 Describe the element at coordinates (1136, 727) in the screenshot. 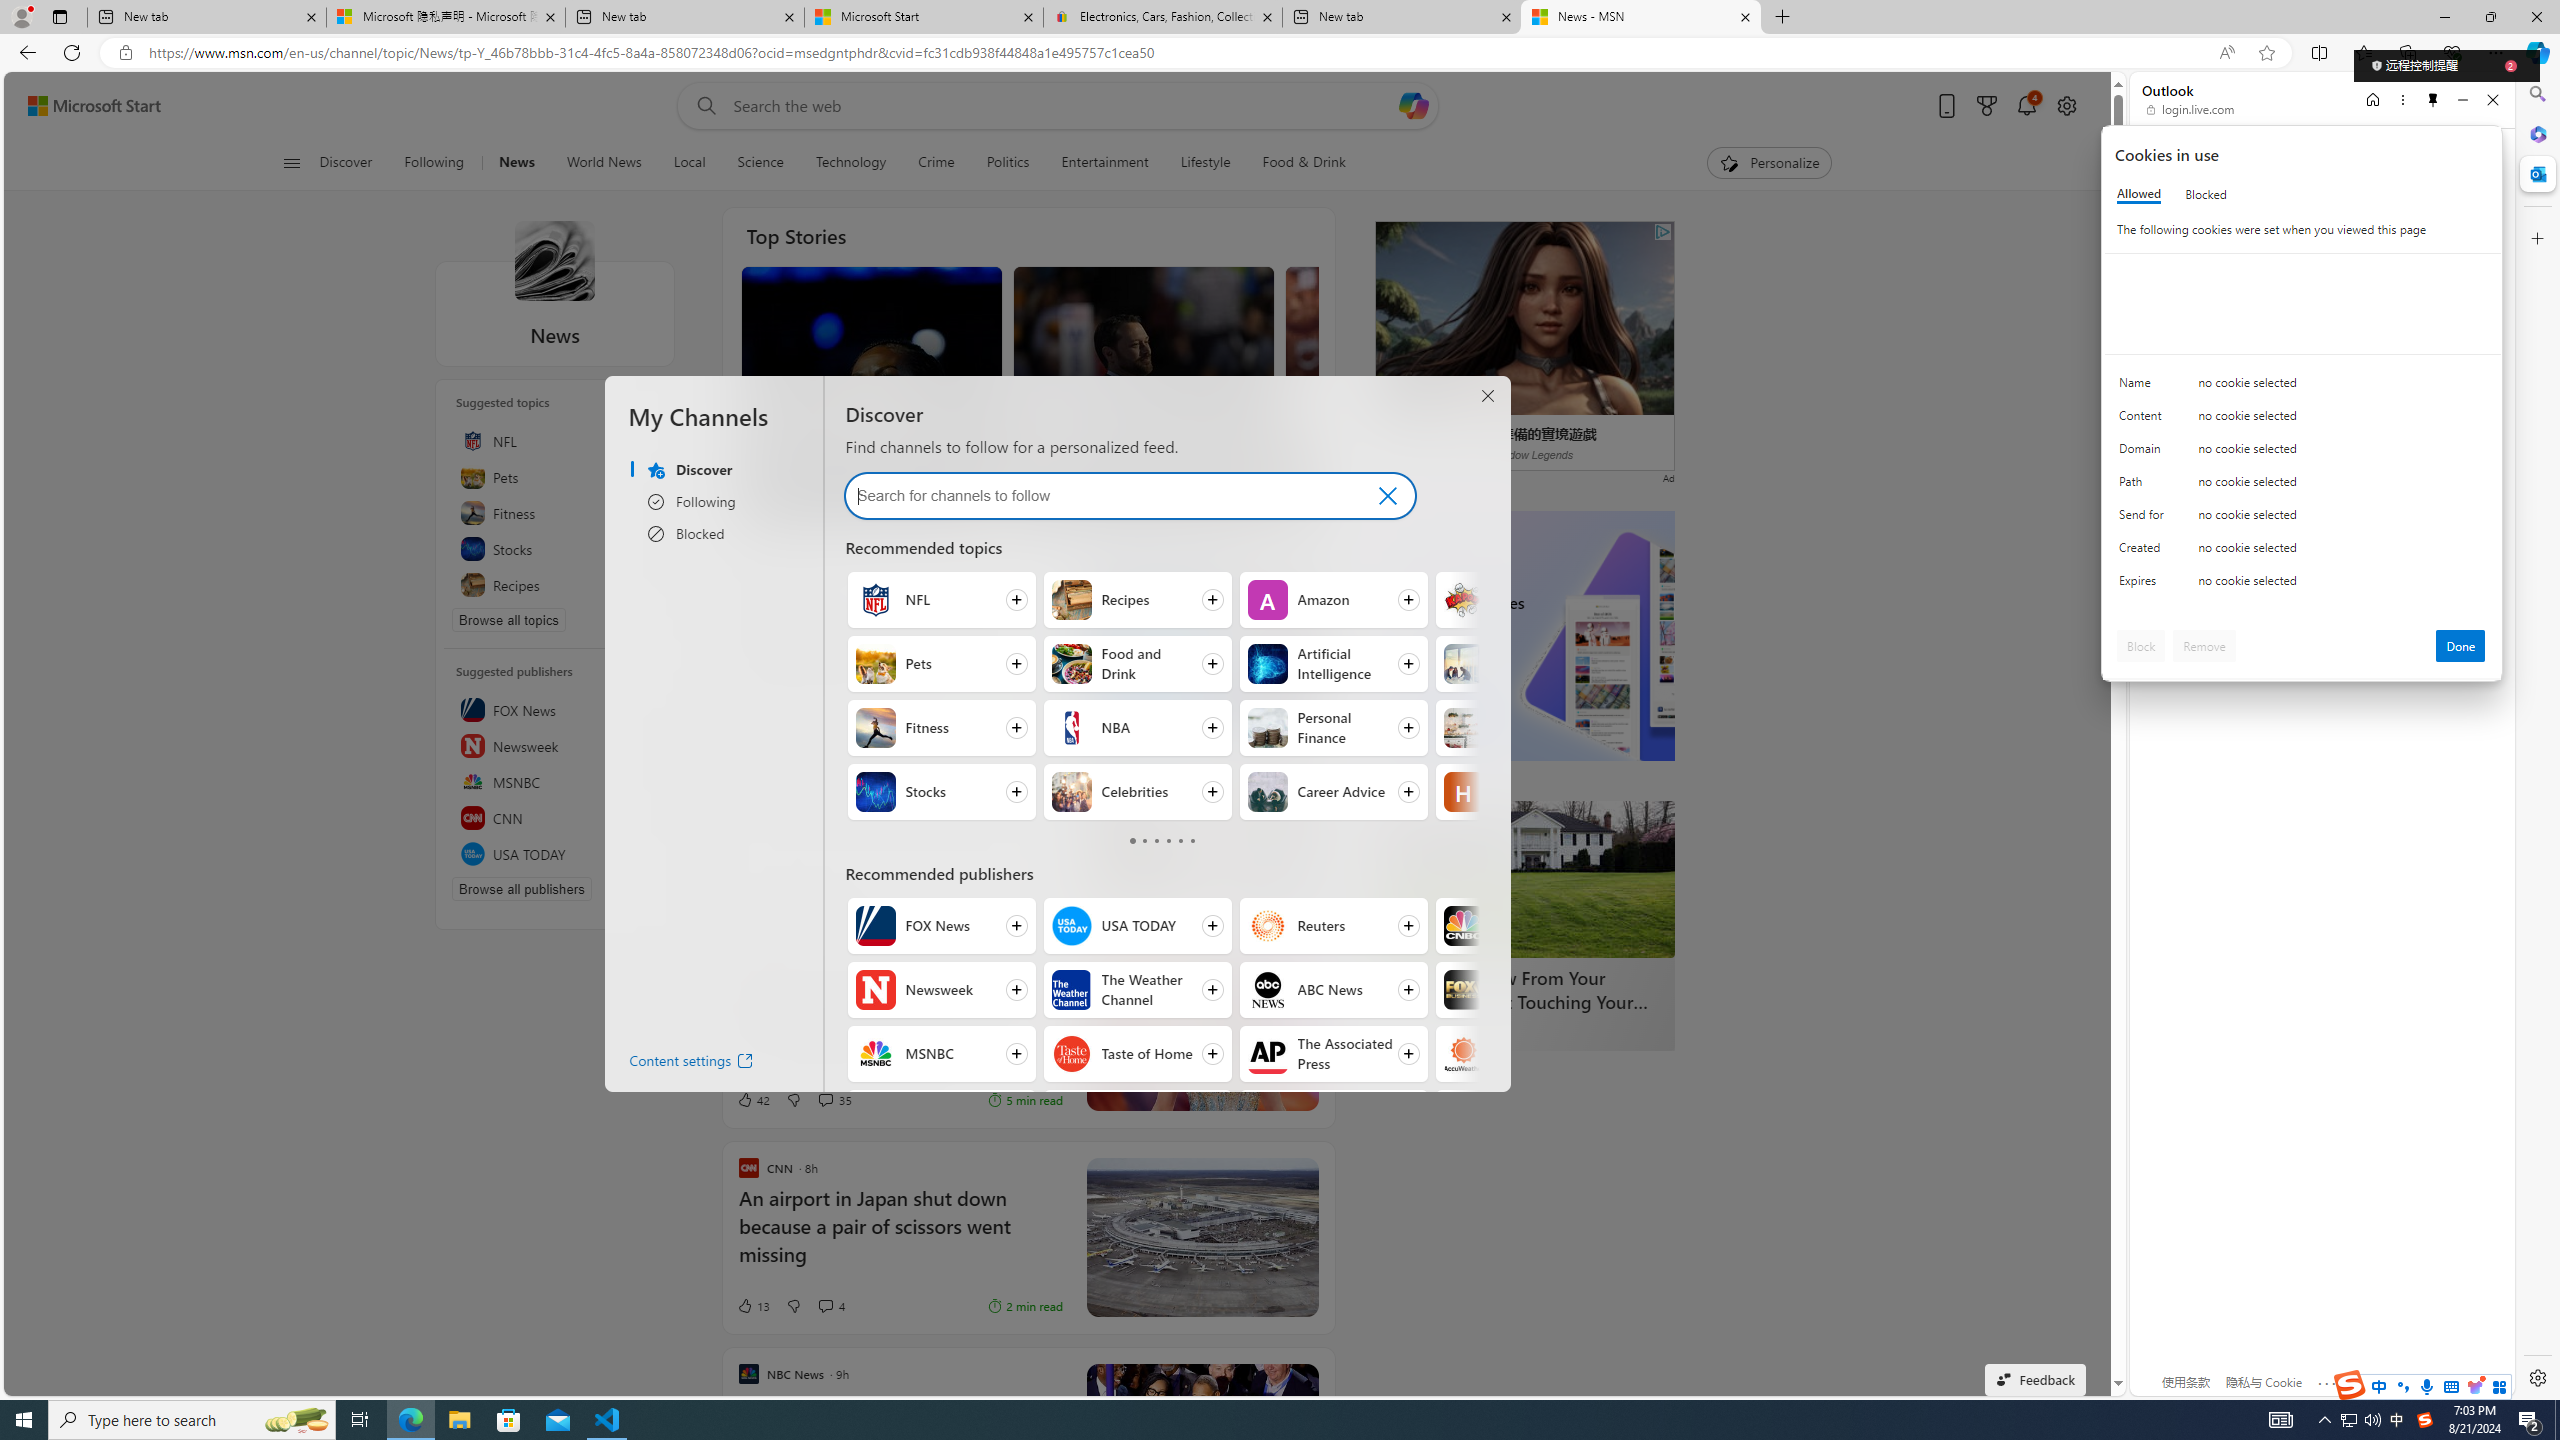

I see `'Follow NBA'` at that location.